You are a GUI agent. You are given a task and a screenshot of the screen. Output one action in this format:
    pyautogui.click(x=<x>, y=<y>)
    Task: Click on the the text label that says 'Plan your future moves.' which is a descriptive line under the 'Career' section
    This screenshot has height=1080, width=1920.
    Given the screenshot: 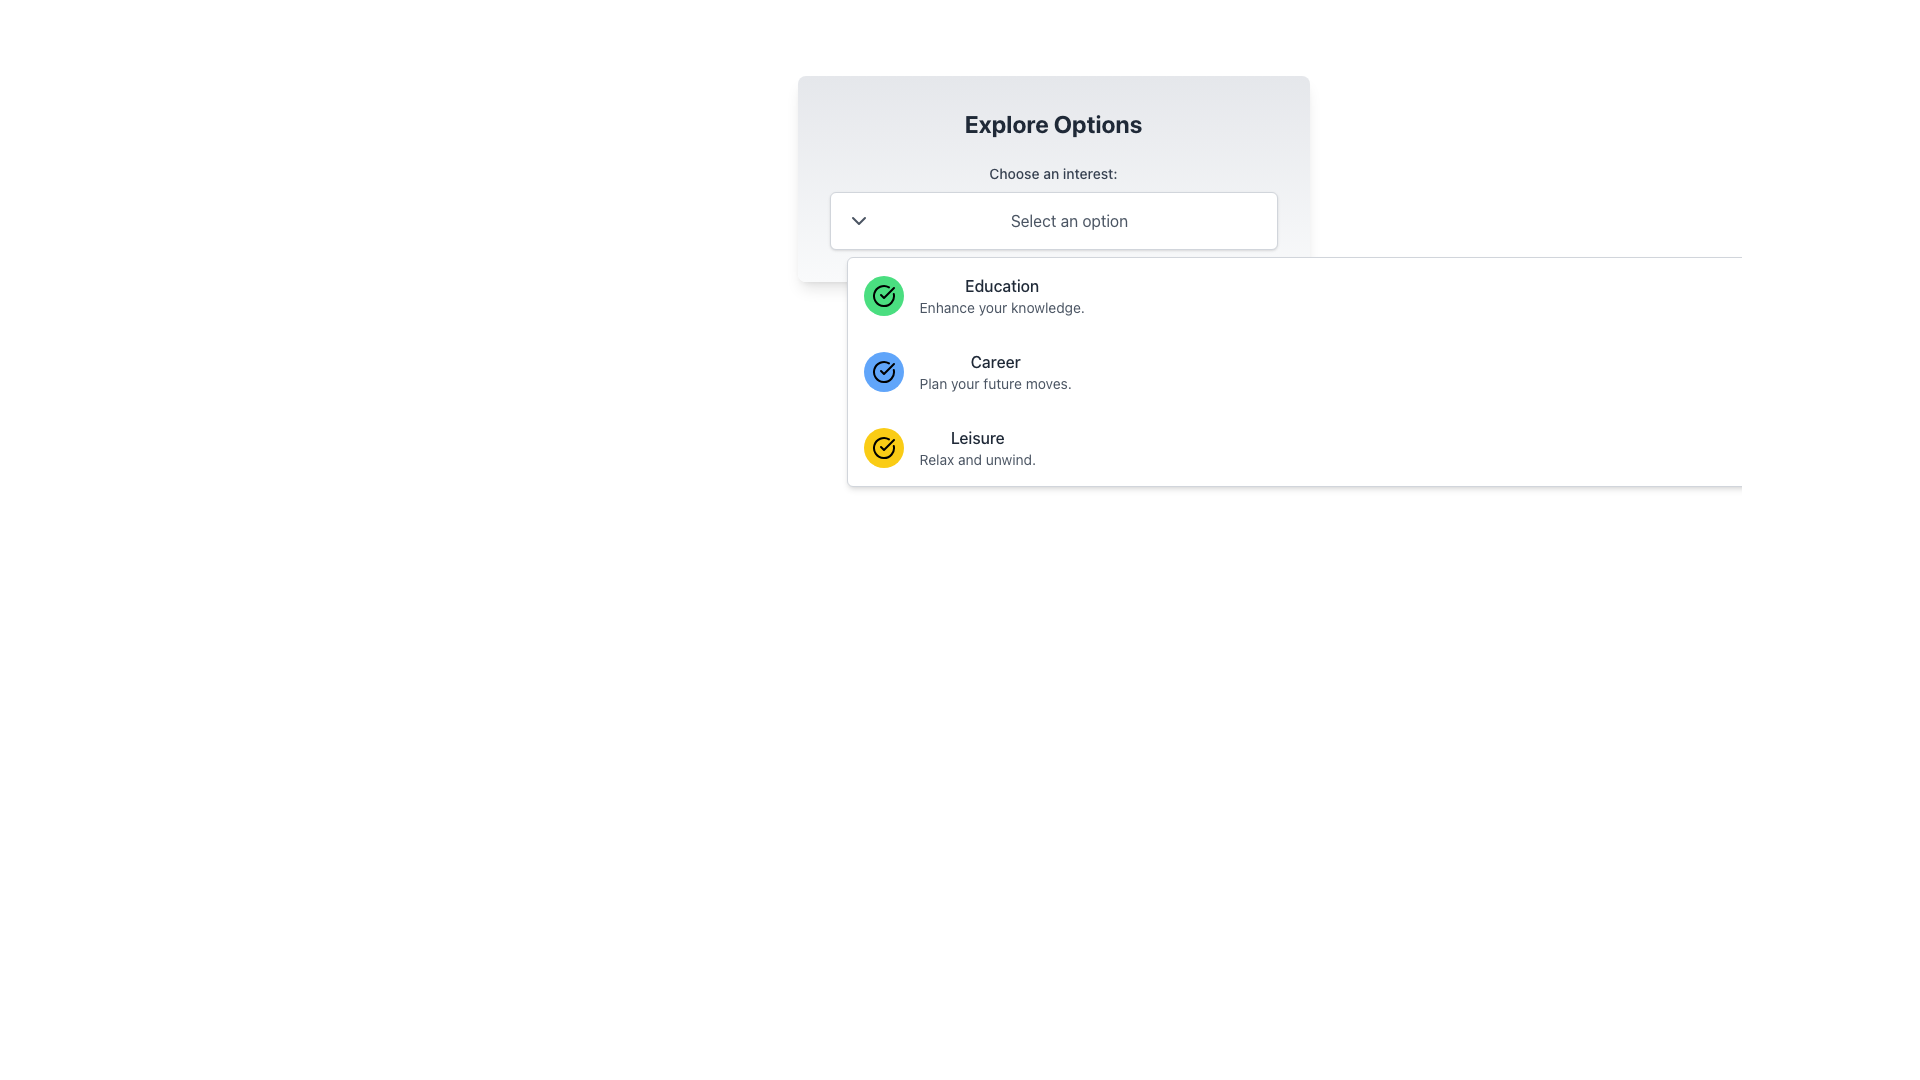 What is the action you would take?
    pyautogui.click(x=995, y=384)
    